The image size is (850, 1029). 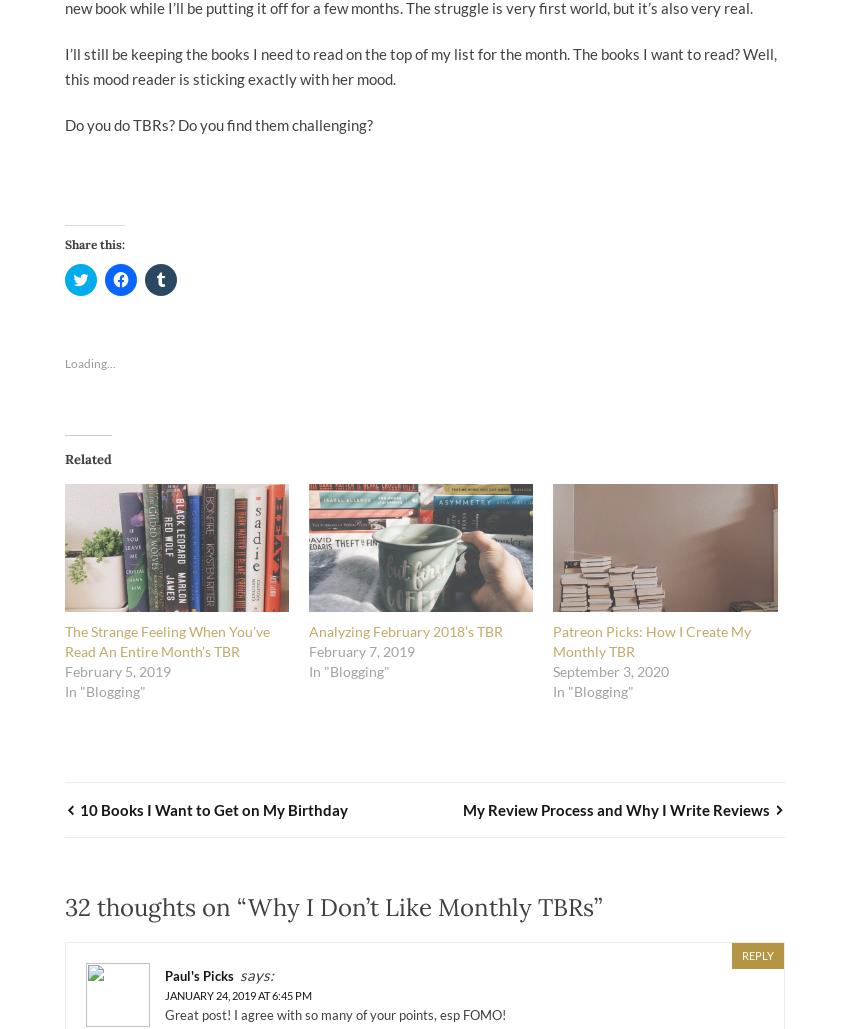 I want to click on 'Loading...', so click(x=65, y=363).